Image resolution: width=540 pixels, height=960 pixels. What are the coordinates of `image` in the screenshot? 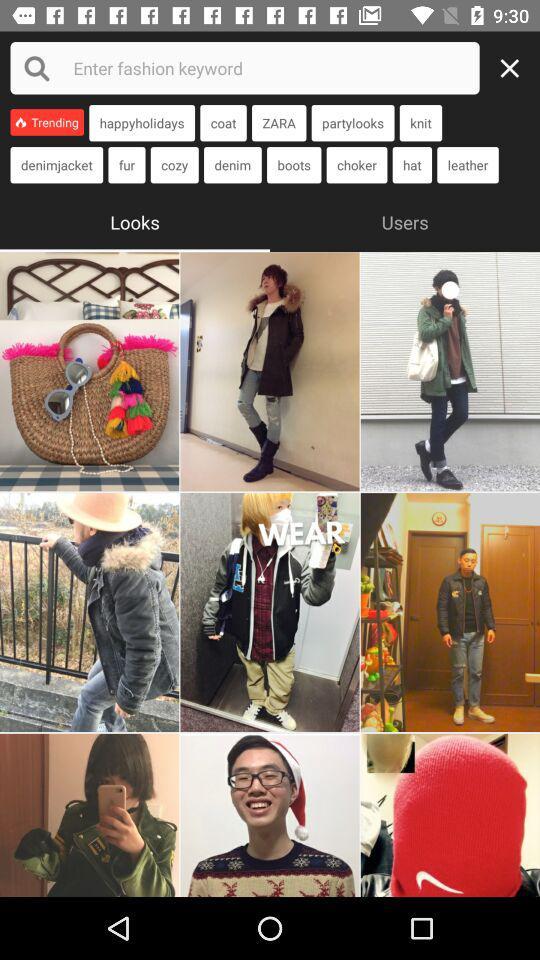 It's located at (270, 815).